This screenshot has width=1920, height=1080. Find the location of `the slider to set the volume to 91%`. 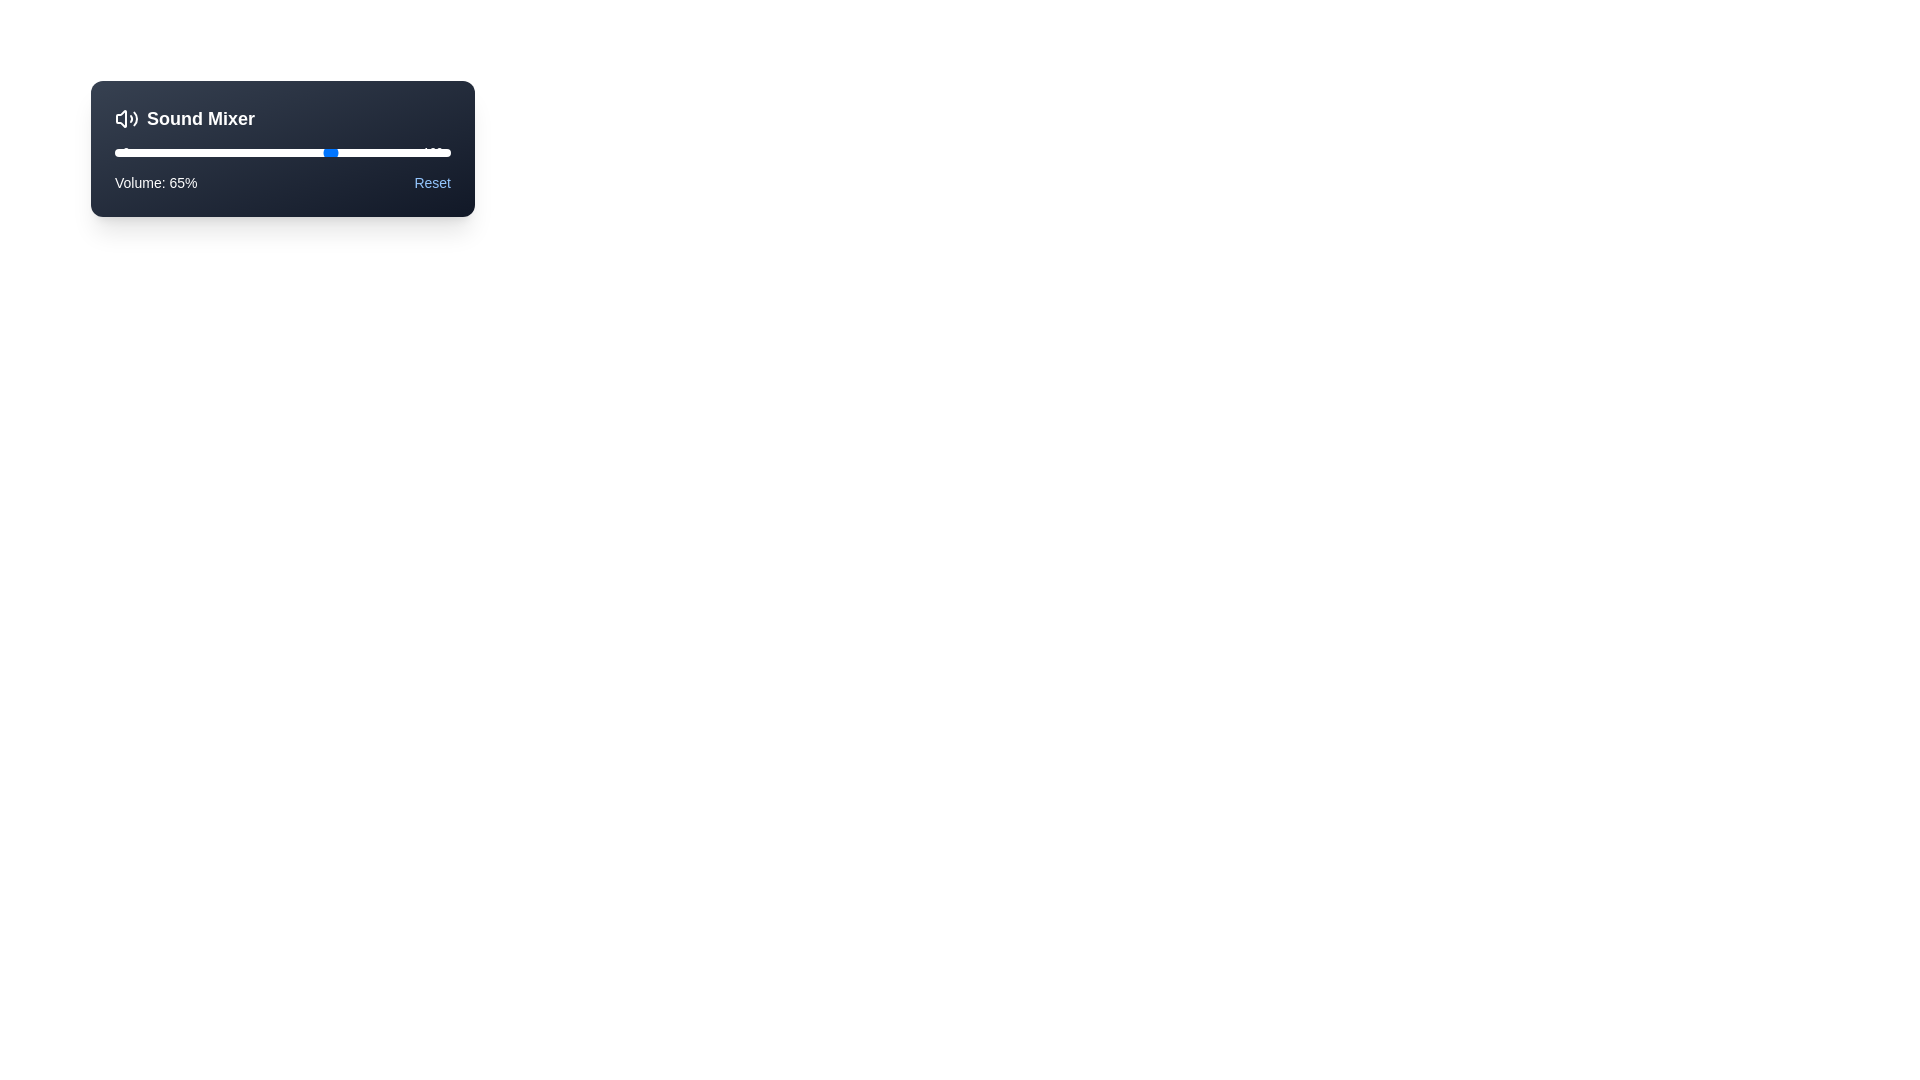

the slider to set the volume to 91% is located at coordinates (419, 152).